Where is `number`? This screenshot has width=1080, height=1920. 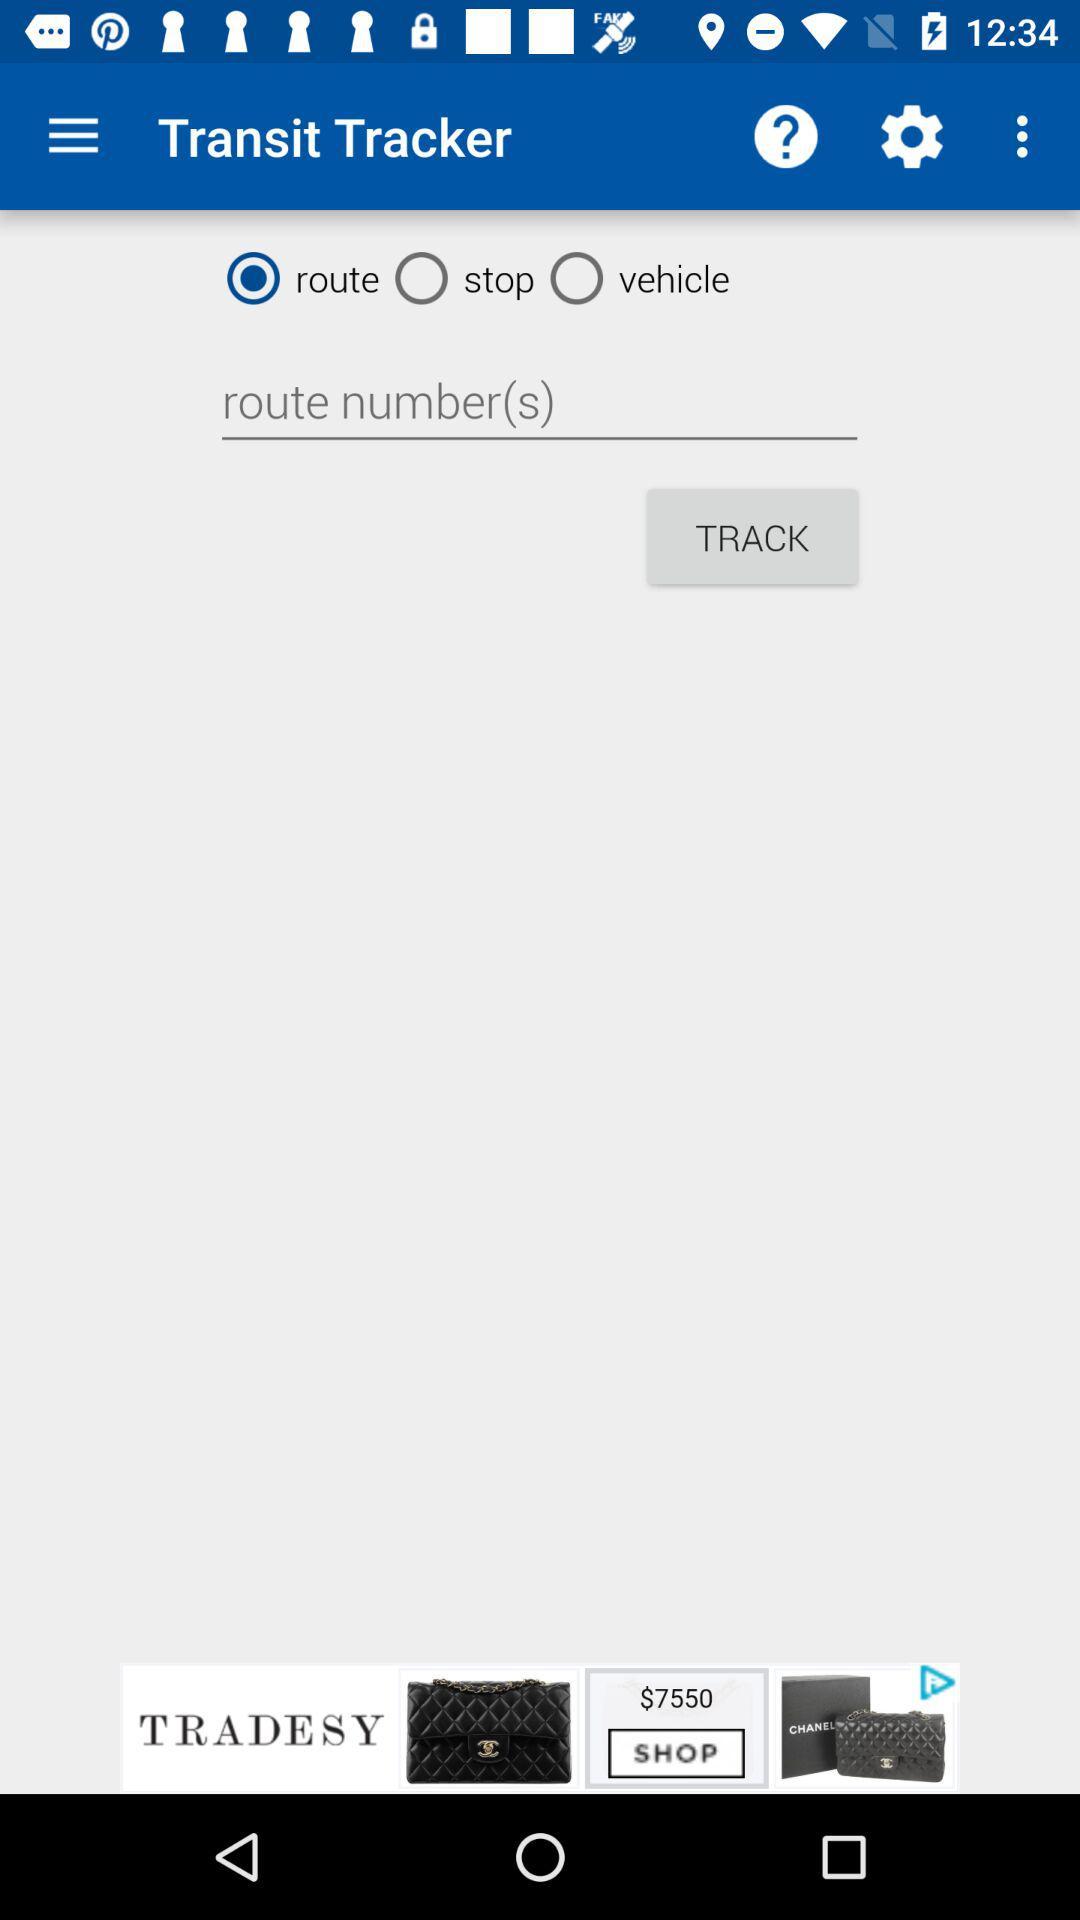
number is located at coordinates (538, 400).